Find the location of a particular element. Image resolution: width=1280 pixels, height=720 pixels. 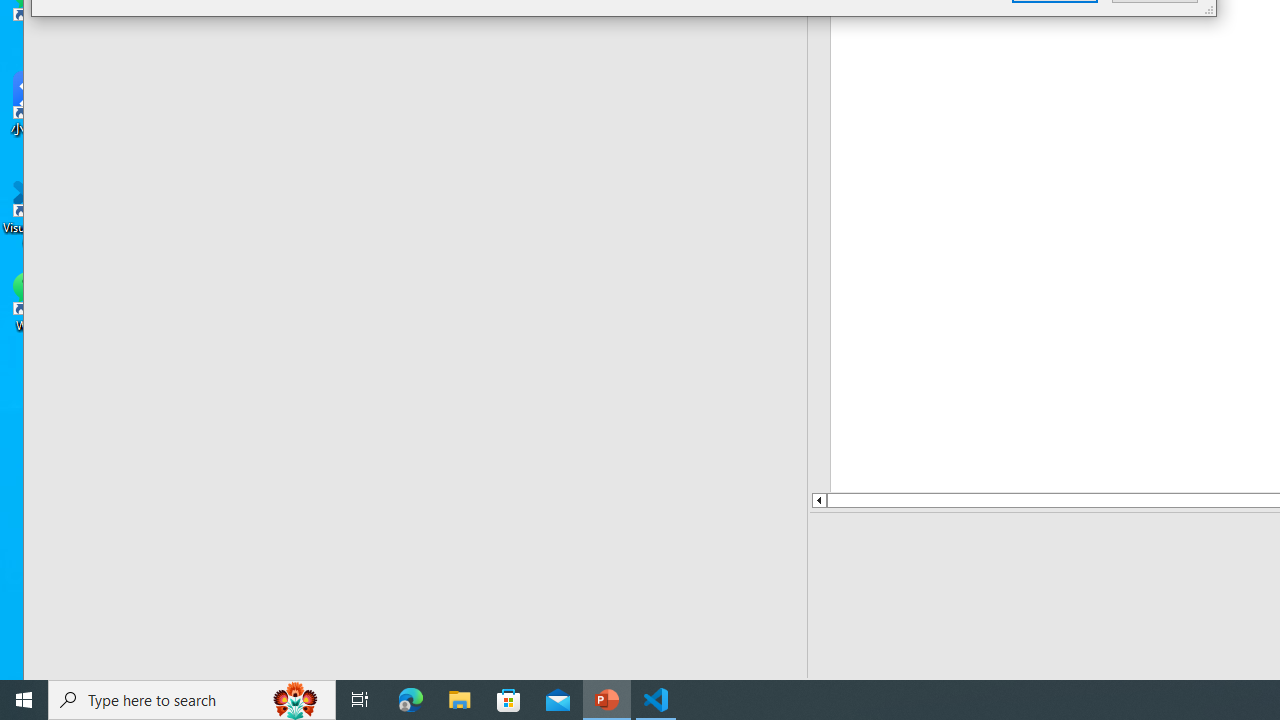

'File Explorer' is located at coordinates (459, 698).